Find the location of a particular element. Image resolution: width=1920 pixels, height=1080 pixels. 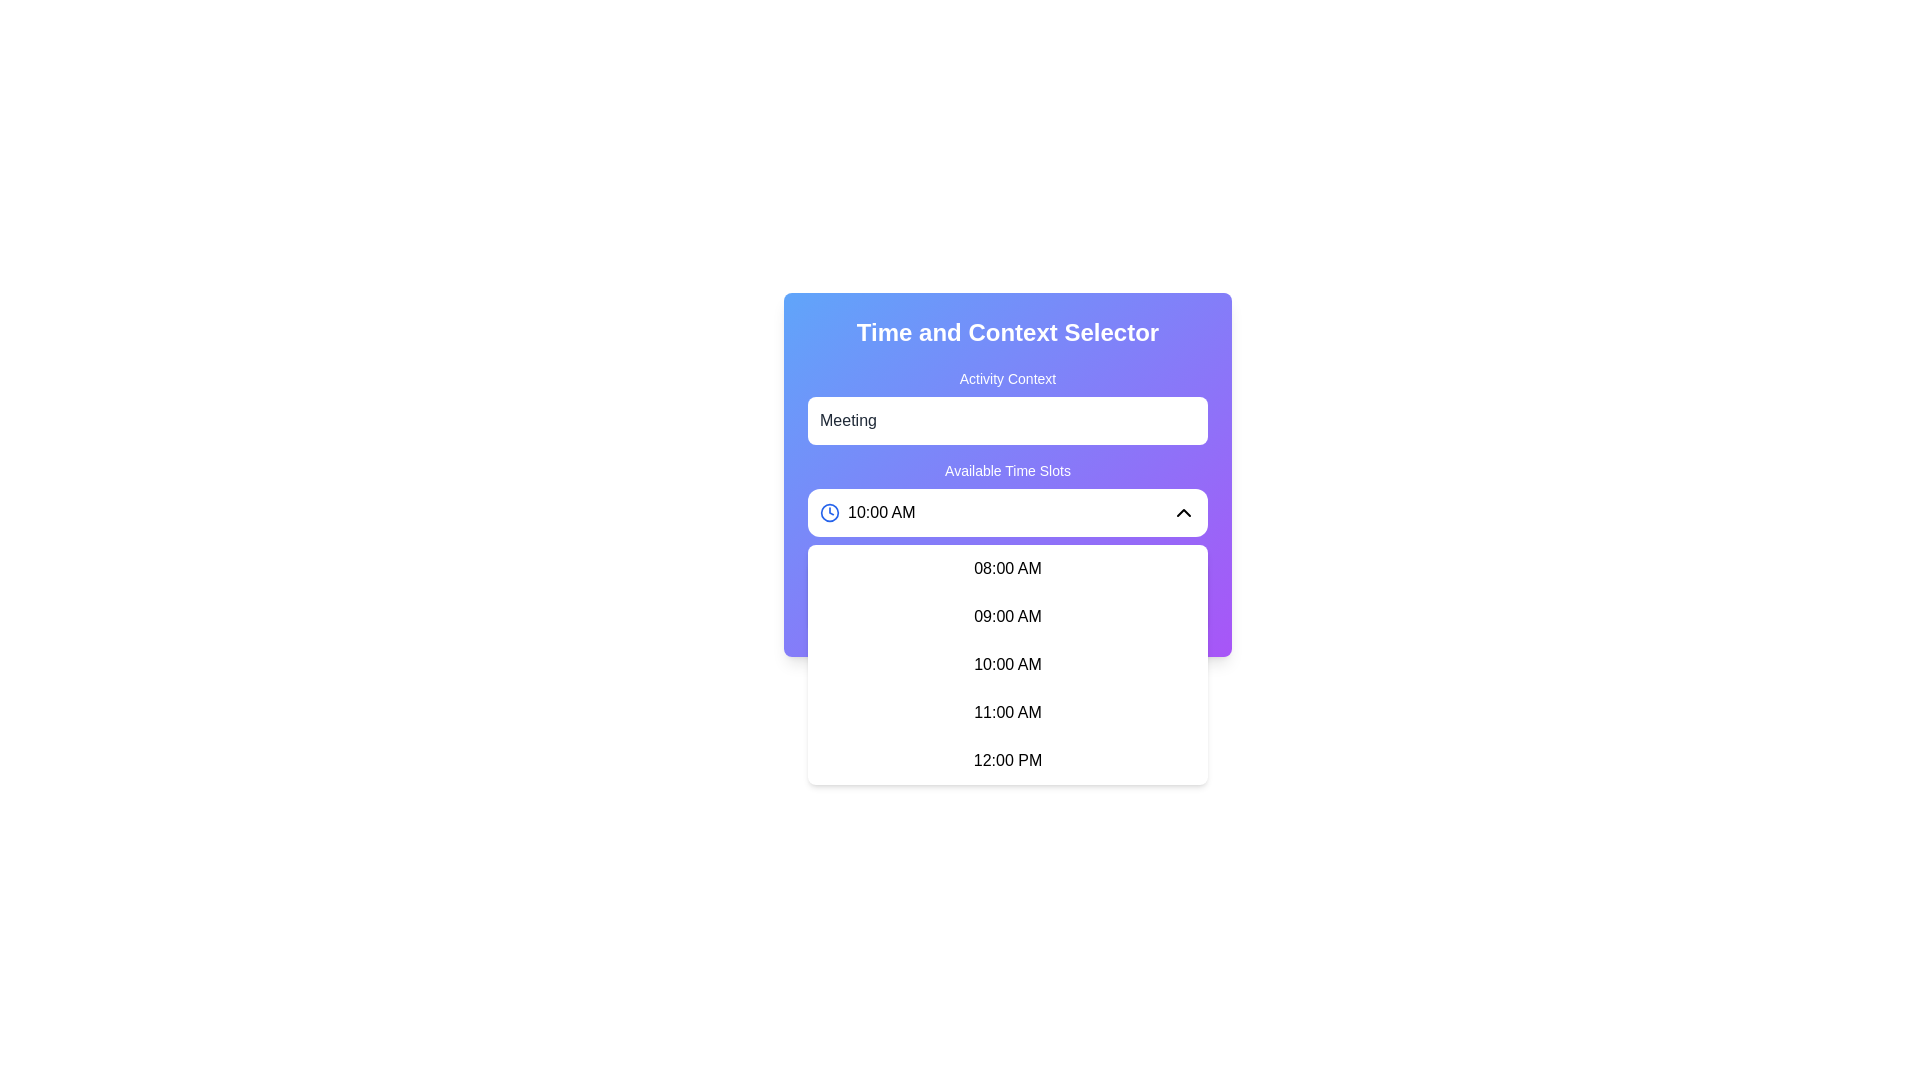

the text heading 'Available Time Slots' which is styled with white font on a gradient blue-purple background, located centrally above the time selection dropdown is located at coordinates (1008, 470).